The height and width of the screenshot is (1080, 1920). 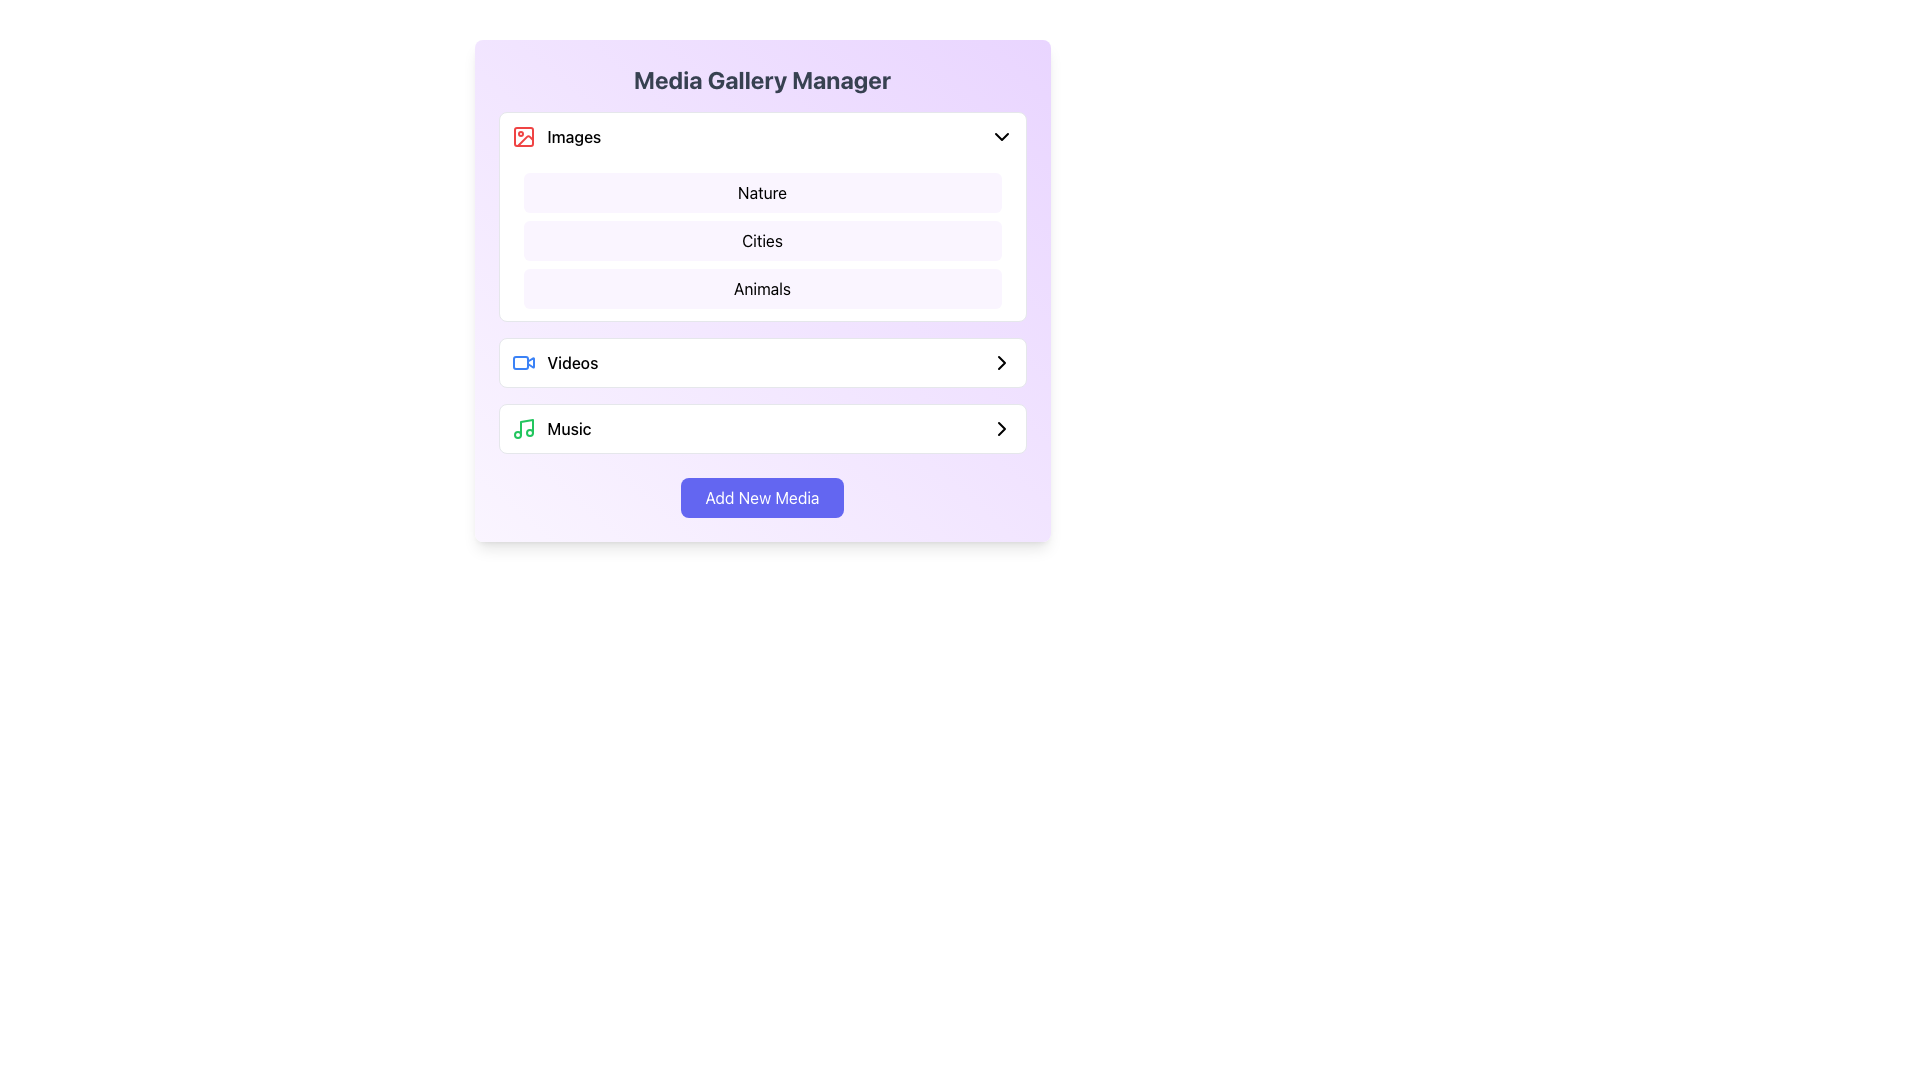 I want to click on the Dropdown Indicator Icon located on the right side of the 'Images' section header, so click(x=1001, y=136).